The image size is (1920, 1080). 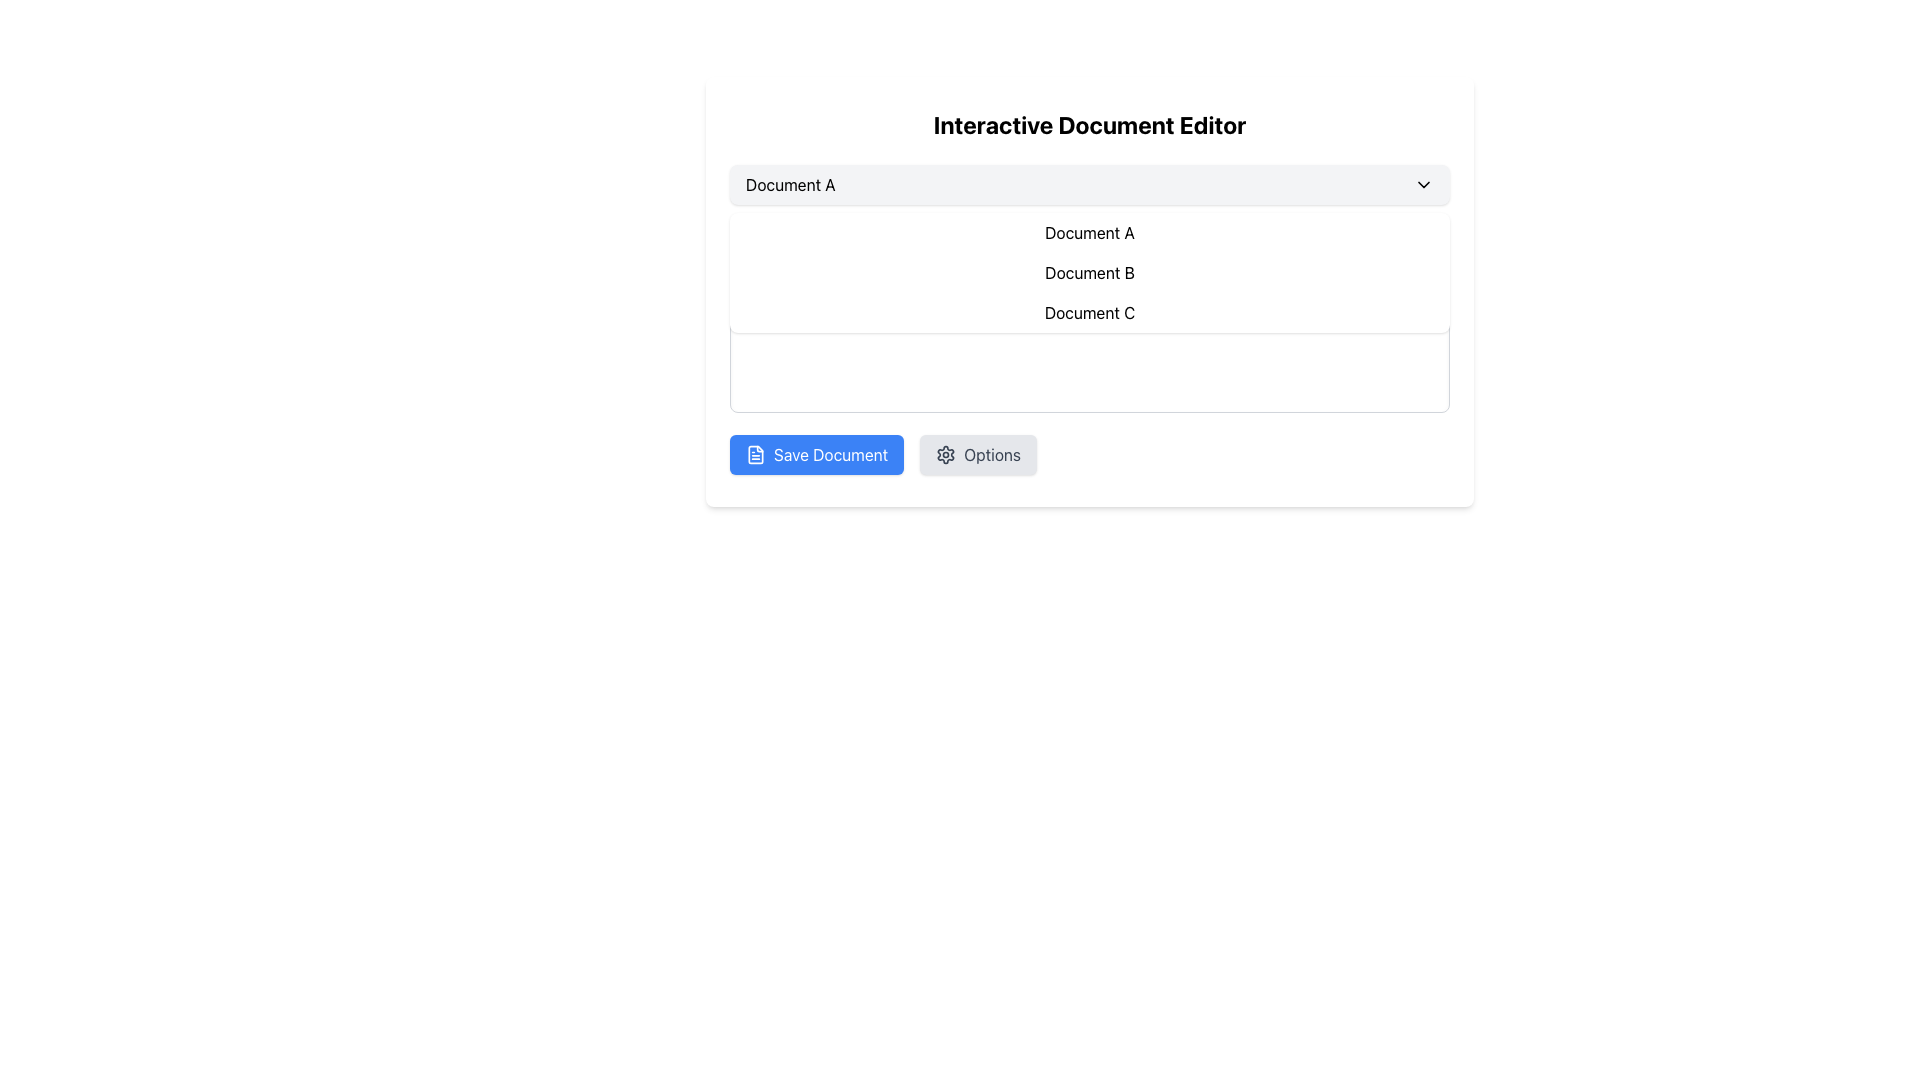 What do you see at coordinates (1088, 273) in the screenshot?
I see `to select the second option in the dropdown menu, which corresponds to 'Document B'` at bounding box center [1088, 273].